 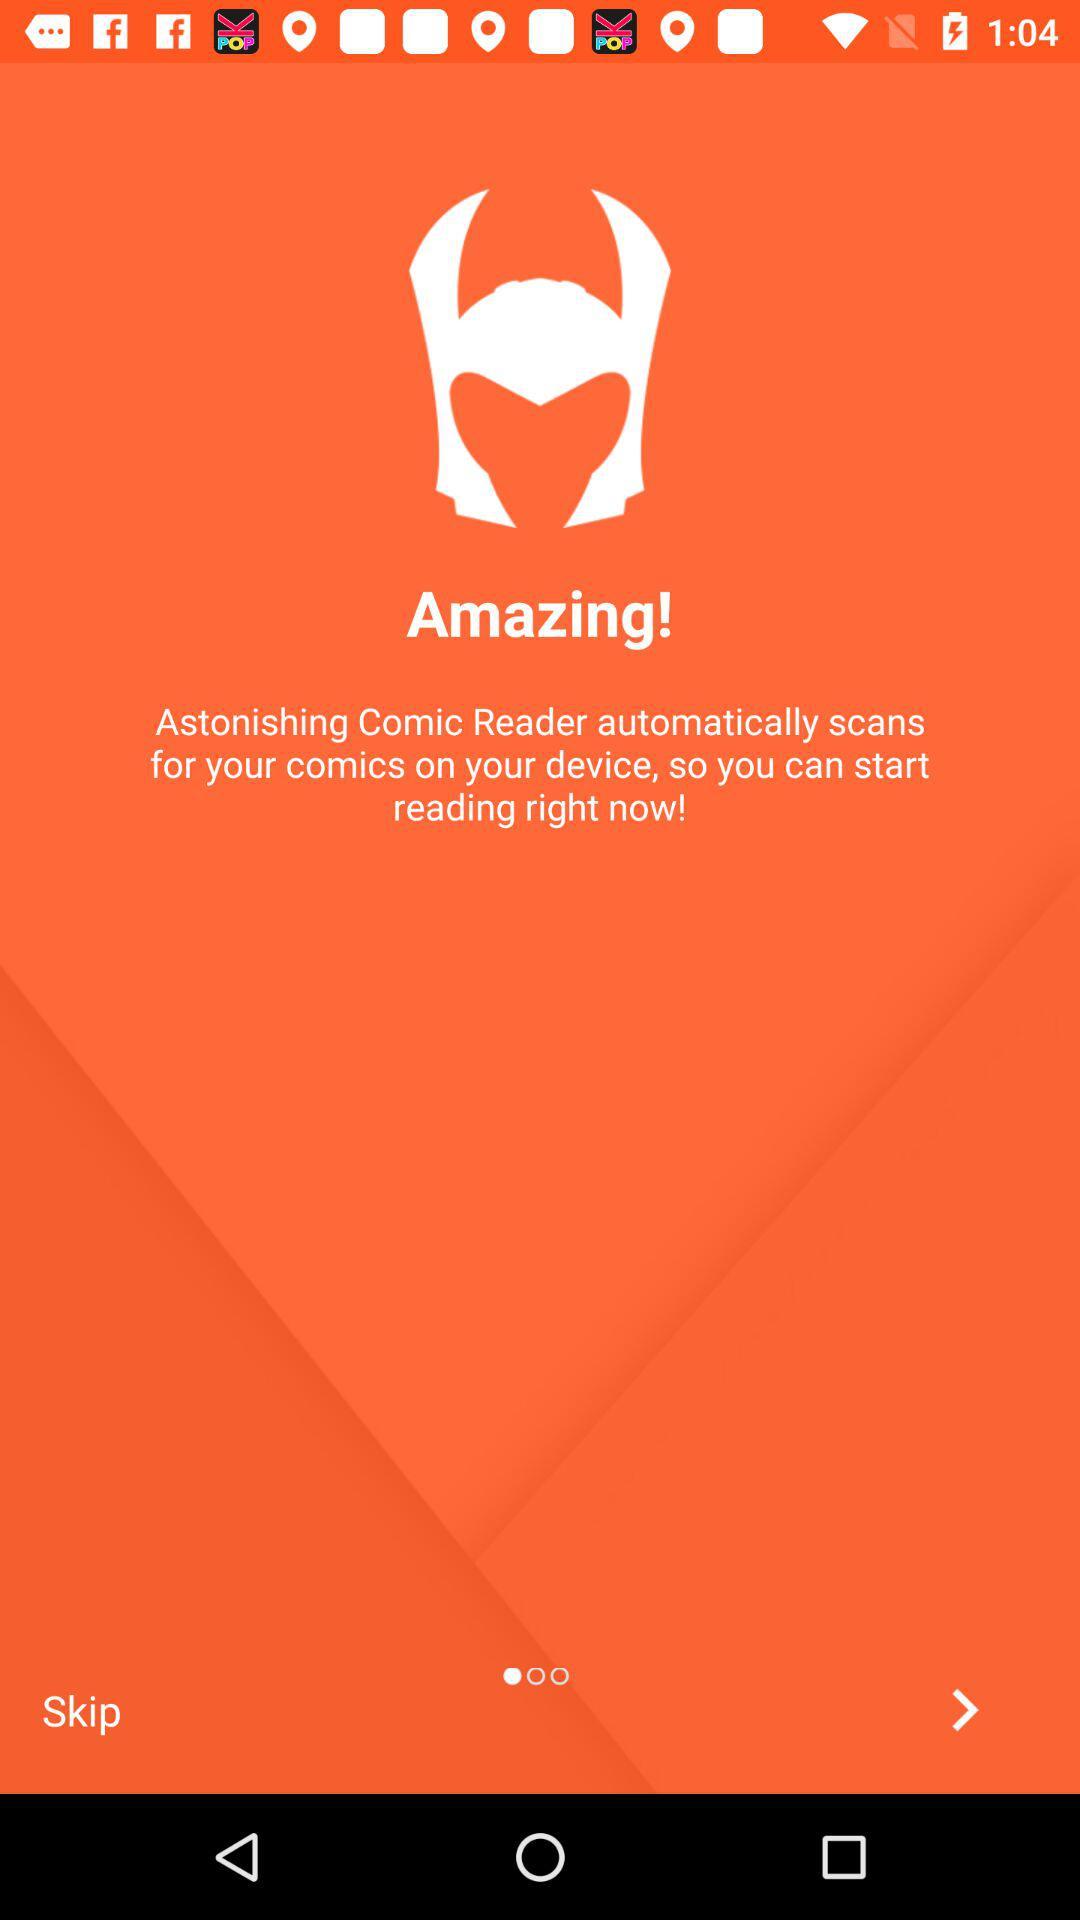 What do you see at coordinates (963, 1708) in the screenshot?
I see `the arrow_forward icon` at bounding box center [963, 1708].